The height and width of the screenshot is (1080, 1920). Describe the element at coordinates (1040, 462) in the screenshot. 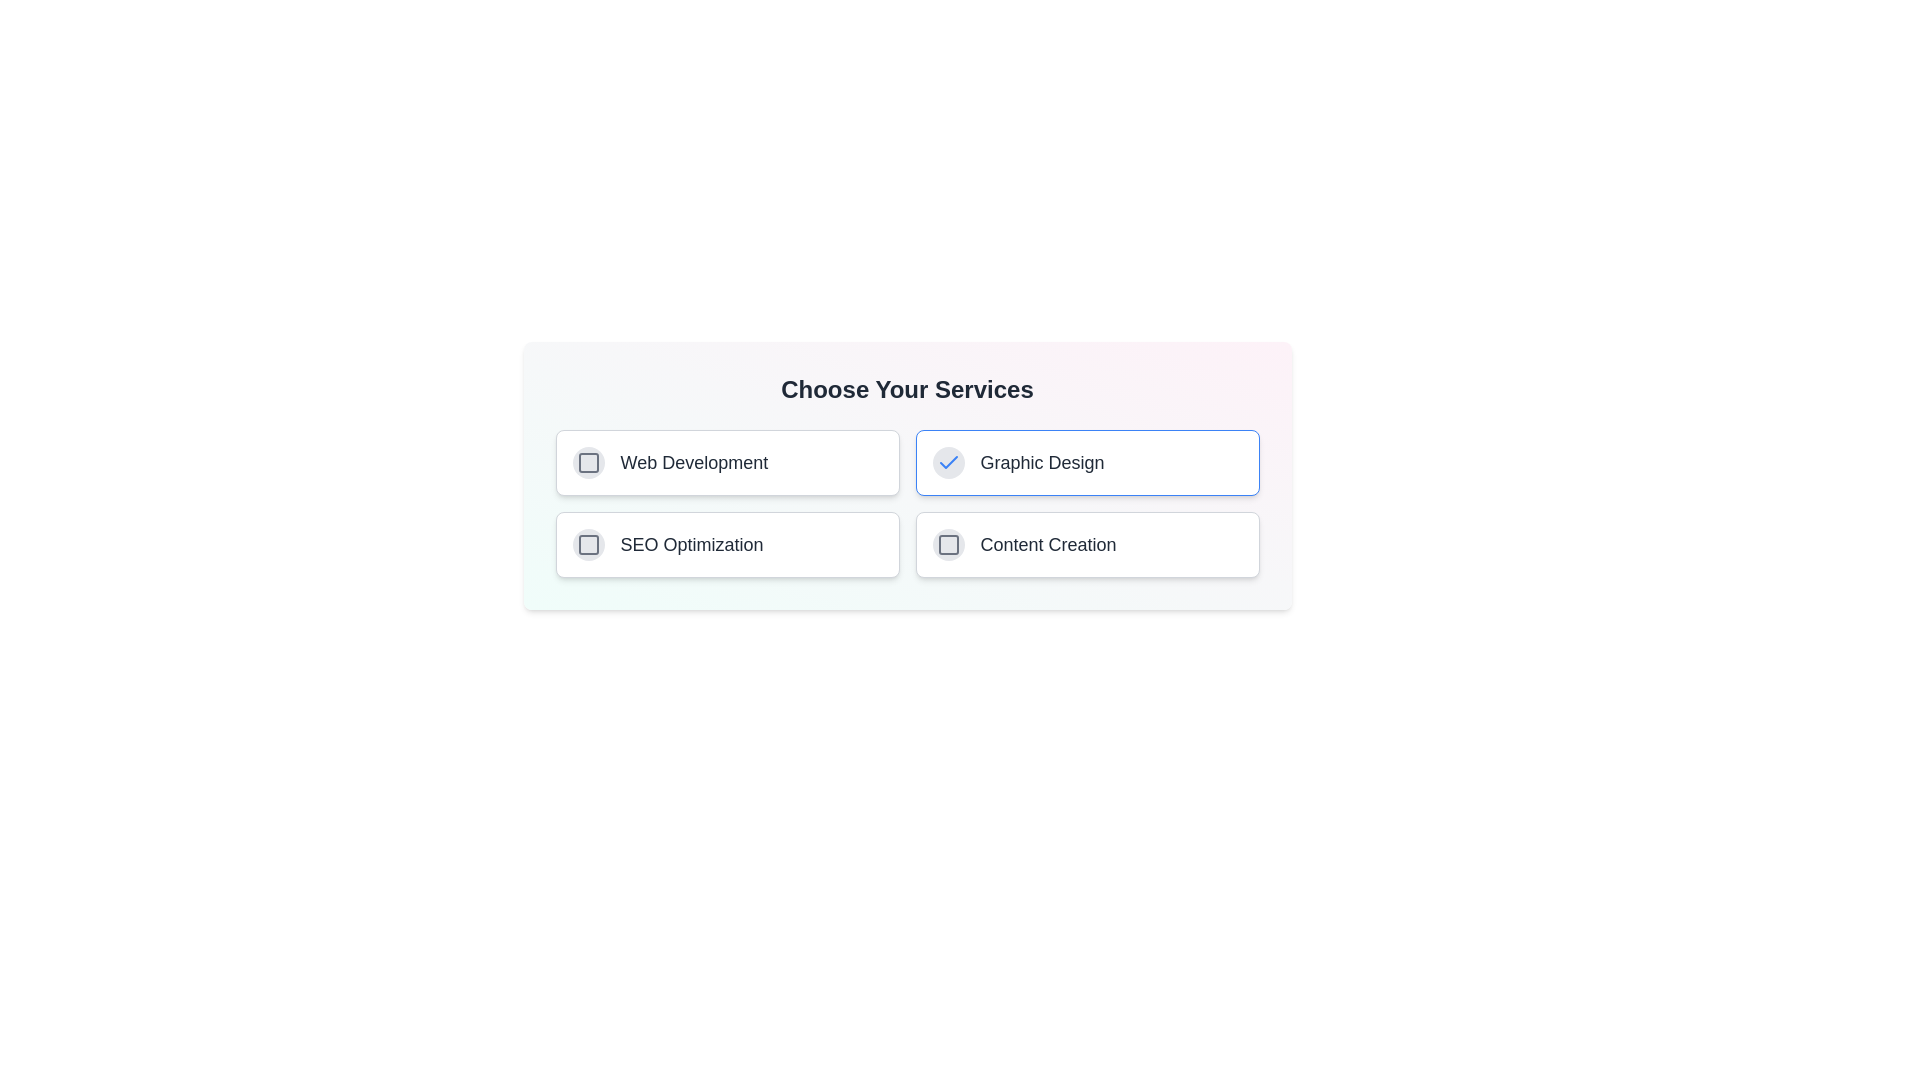

I see `the service labeled Graphic Design` at that location.